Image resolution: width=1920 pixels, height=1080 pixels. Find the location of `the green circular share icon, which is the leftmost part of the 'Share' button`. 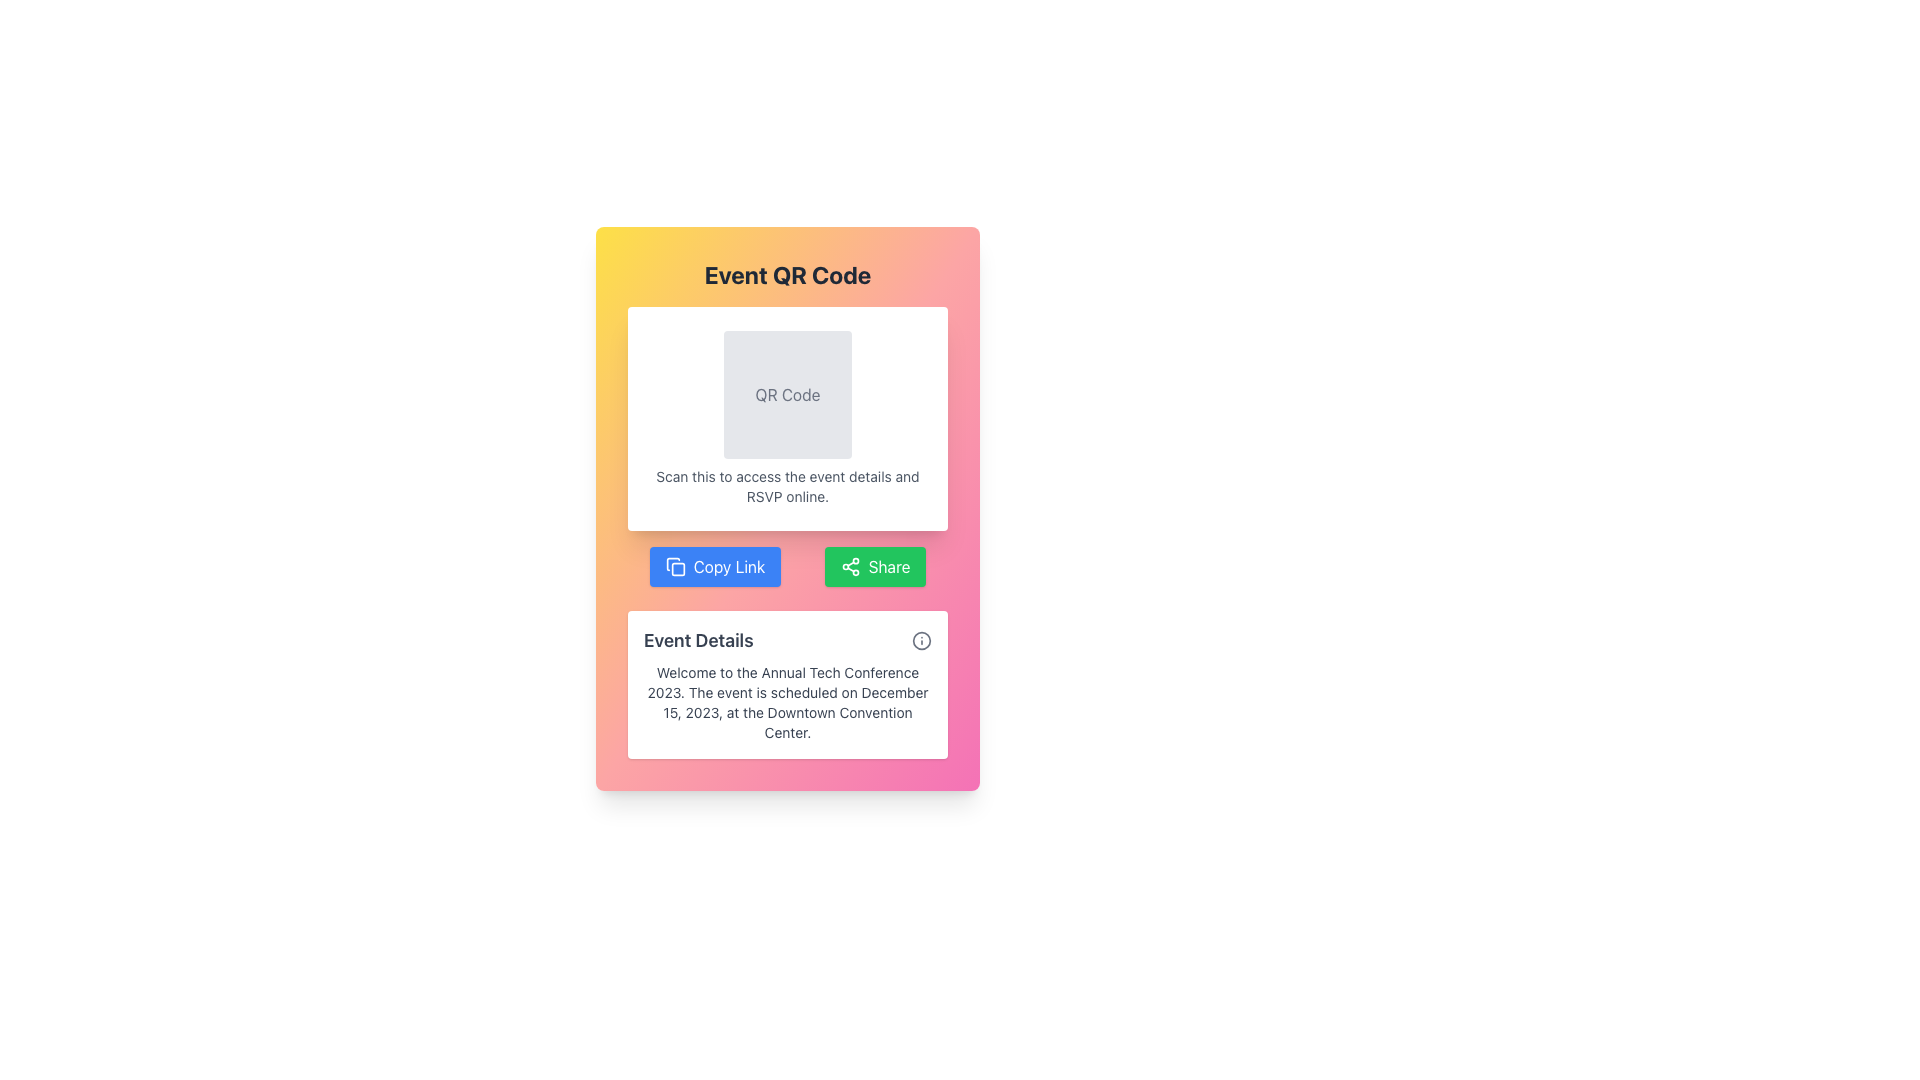

the green circular share icon, which is the leftmost part of the 'Share' button is located at coordinates (850, 567).